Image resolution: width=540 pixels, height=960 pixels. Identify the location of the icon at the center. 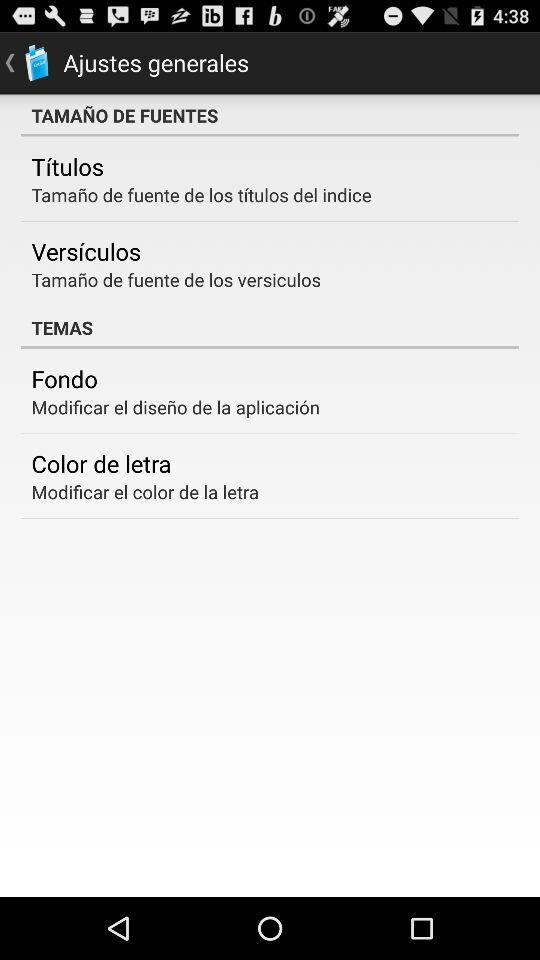
(270, 327).